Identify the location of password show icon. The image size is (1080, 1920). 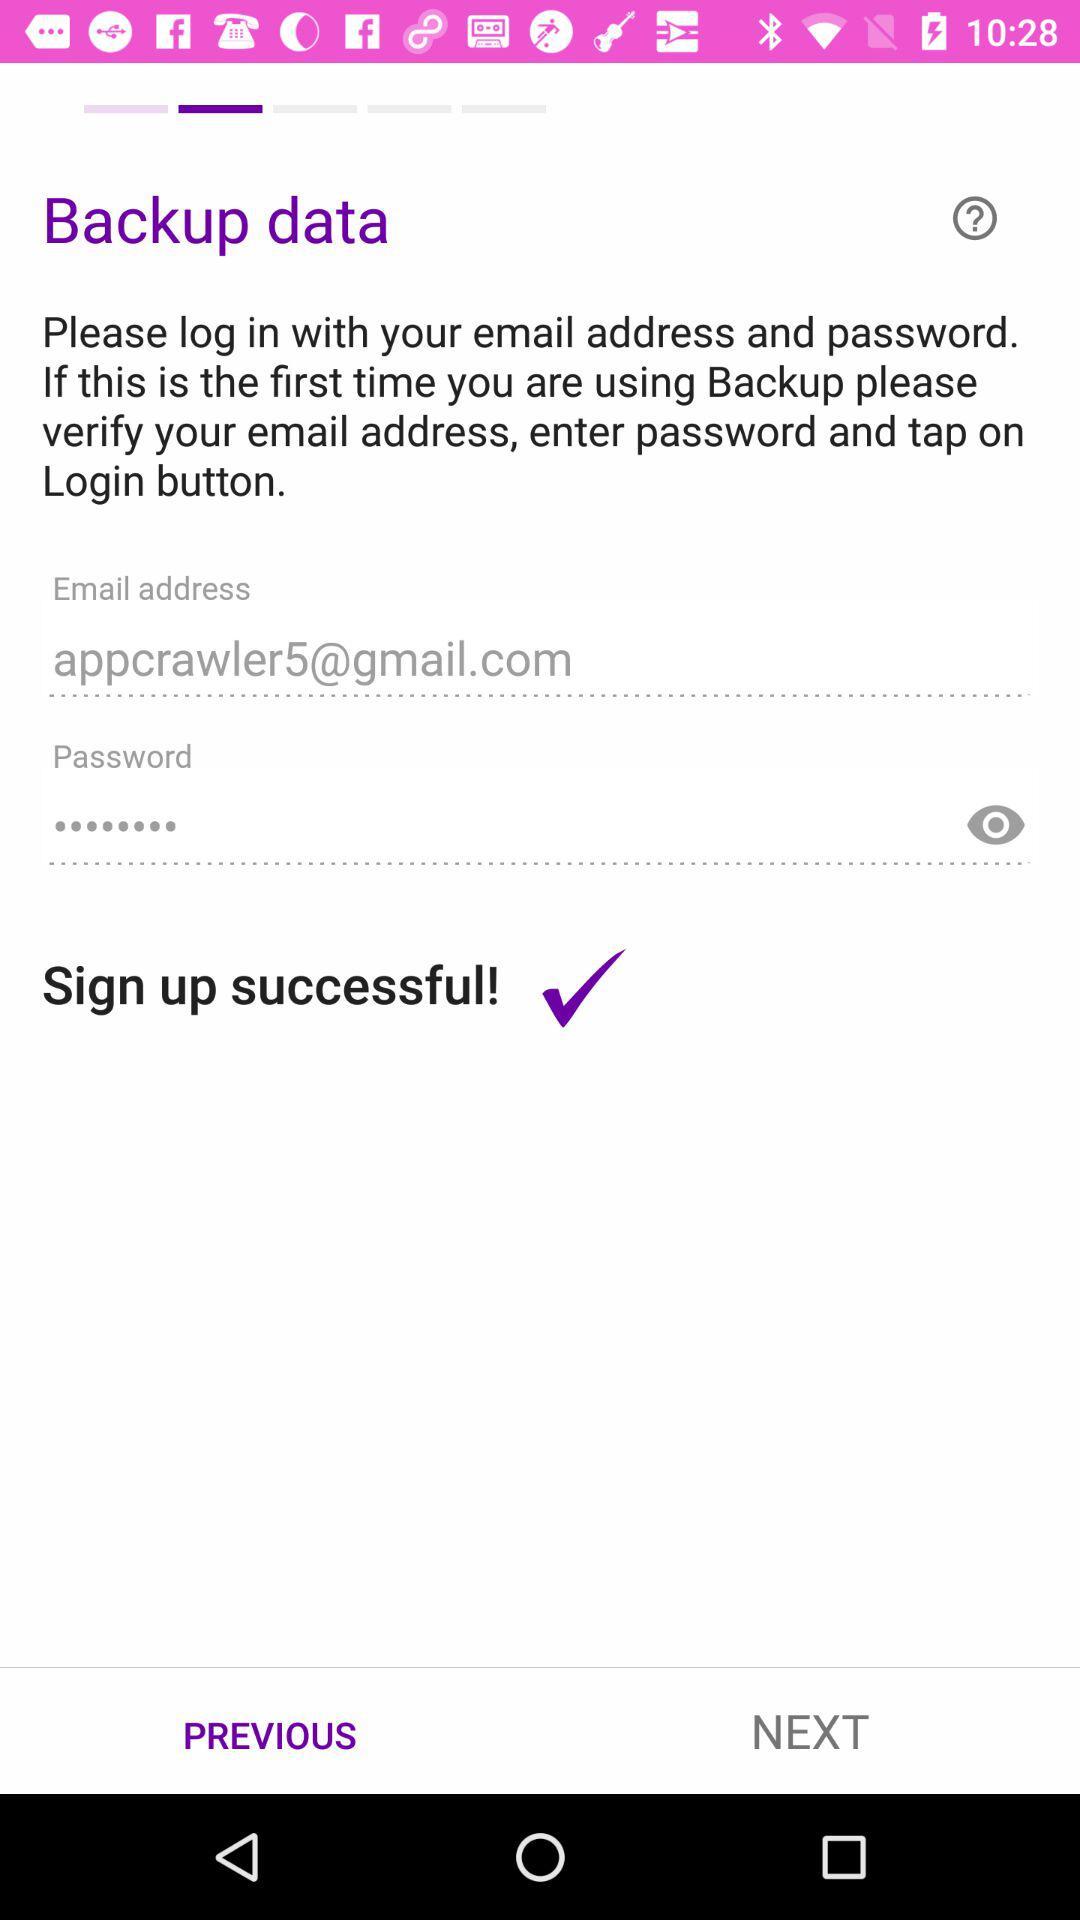
(995, 815).